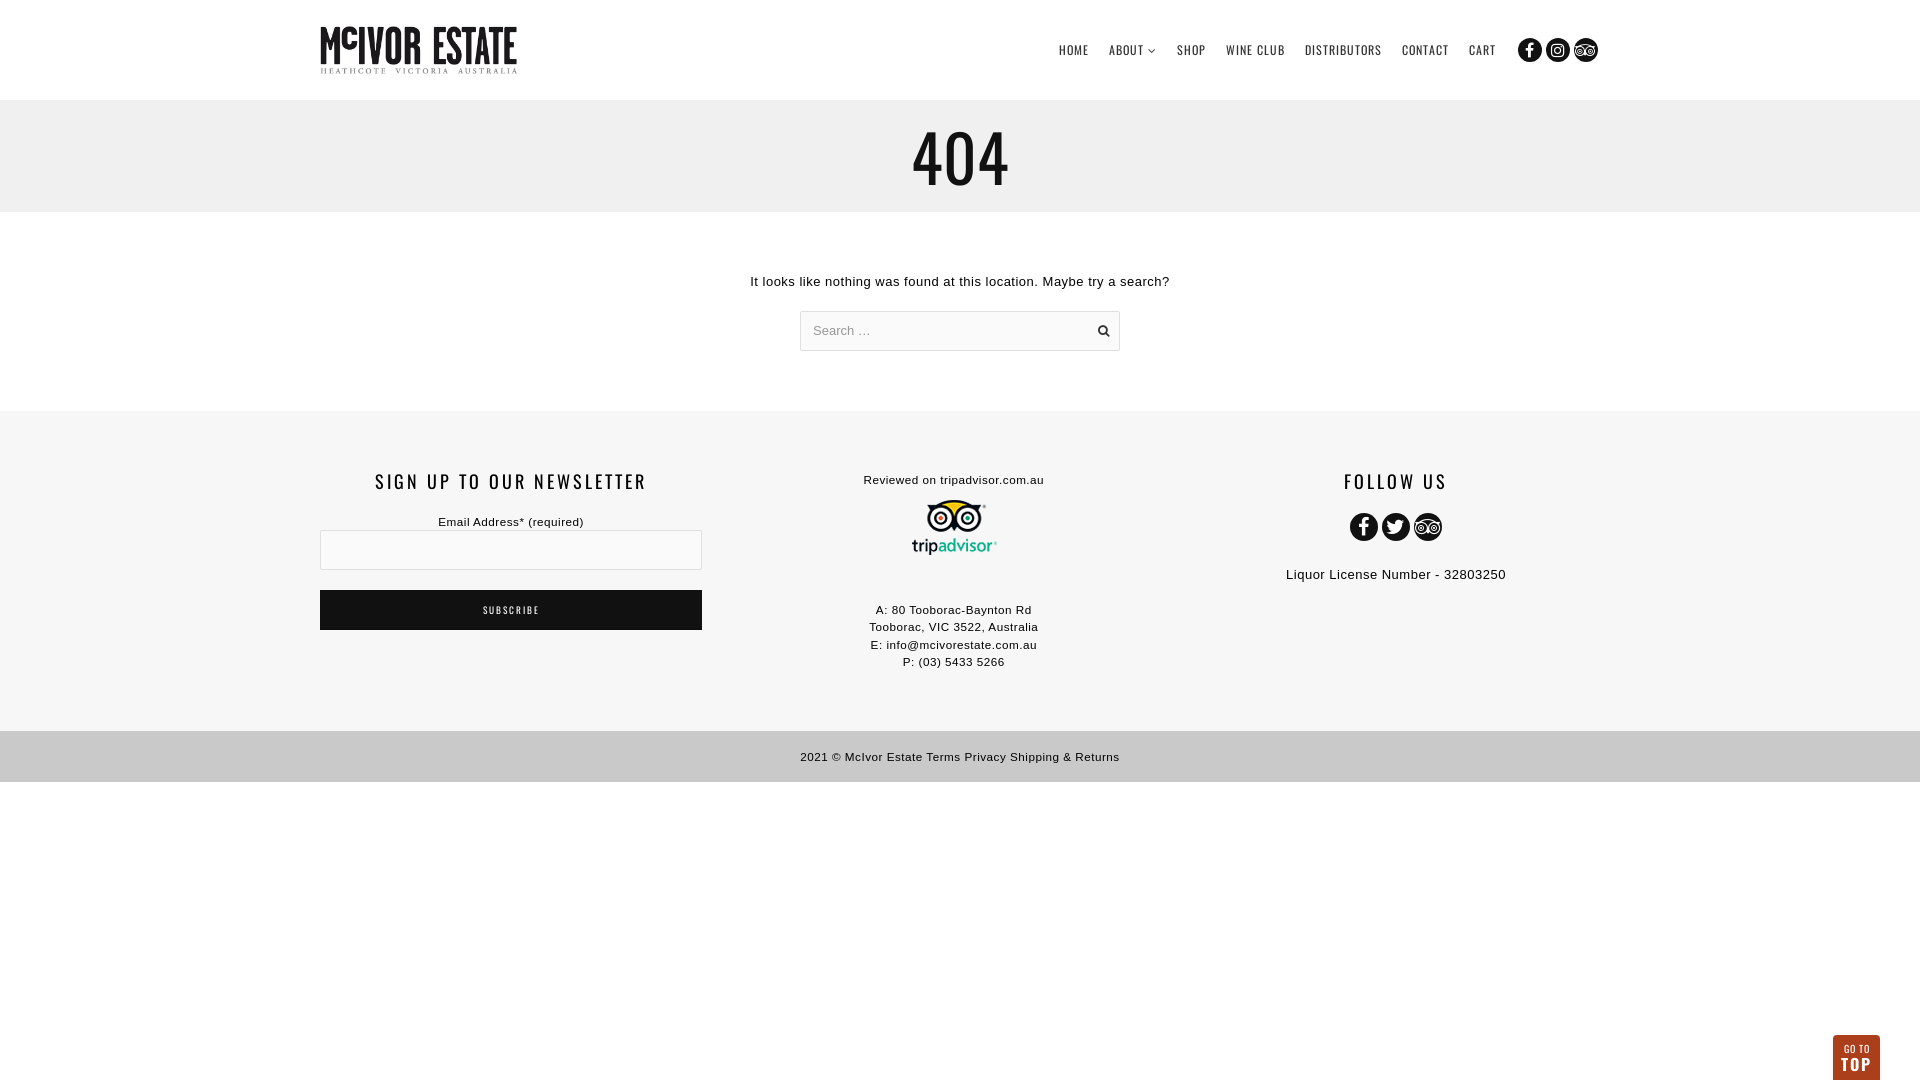  Describe the element at coordinates (961, 661) in the screenshot. I see `'(03) 5433 5266'` at that location.